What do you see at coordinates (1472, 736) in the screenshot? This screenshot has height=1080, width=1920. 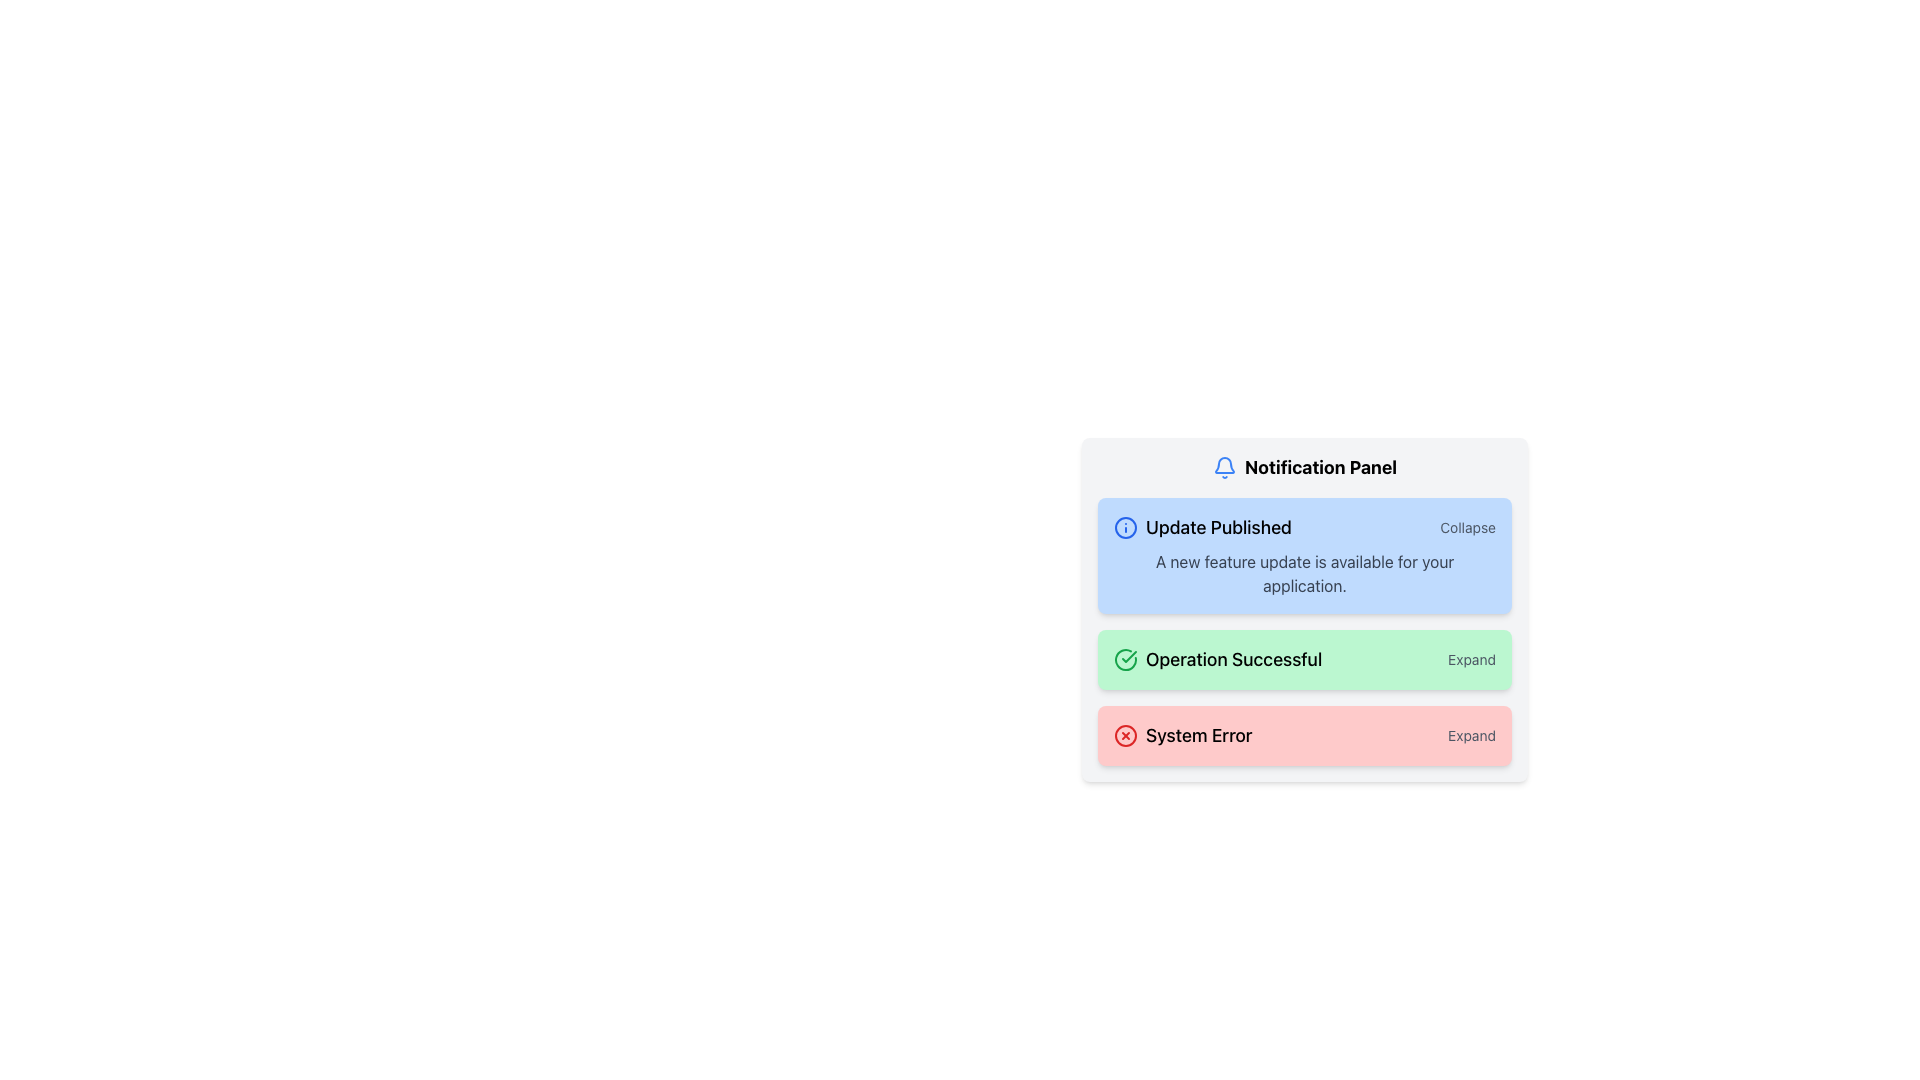 I see `the 'Expand' link in the top-right corner of the red 'System Error' notification block for accessibility navigation` at bounding box center [1472, 736].